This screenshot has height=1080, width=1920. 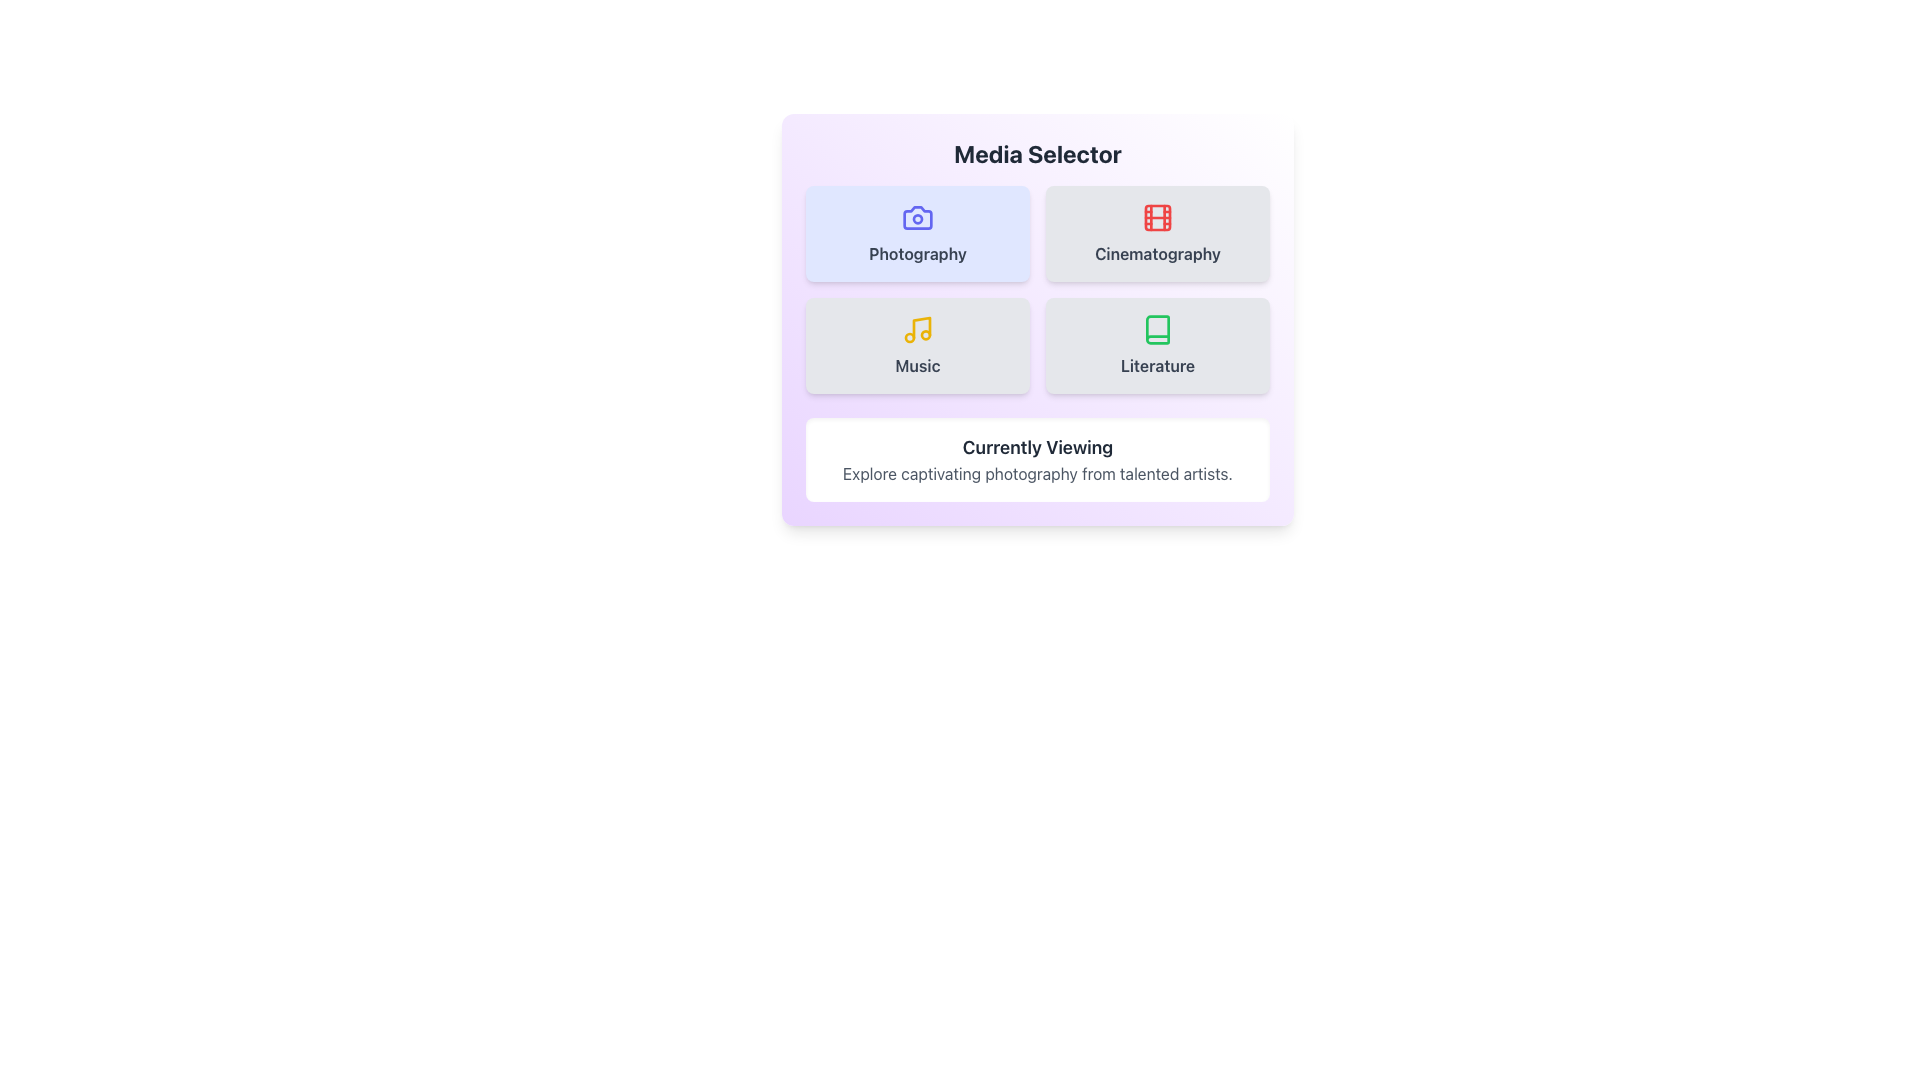 What do you see at coordinates (916, 345) in the screenshot?
I see `the button in the lower-left corner of the grid layout` at bounding box center [916, 345].